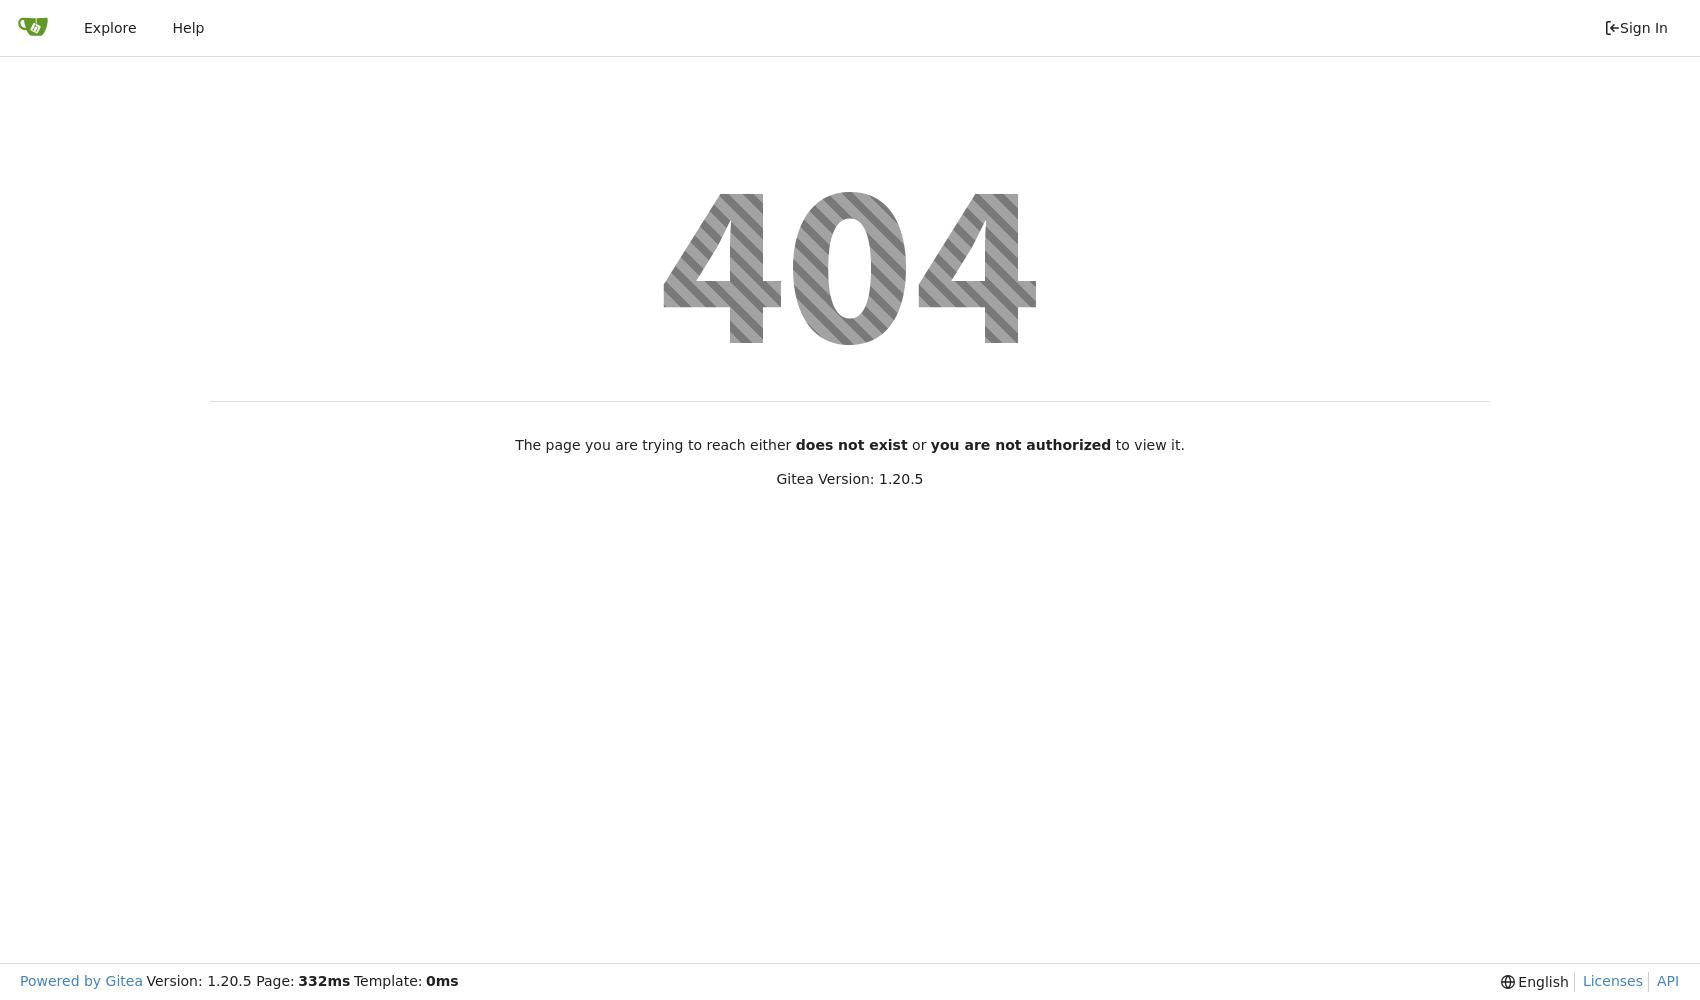 This screenshot has width=1700, height=1000. I want to click on '0ms', so click(442, 980).